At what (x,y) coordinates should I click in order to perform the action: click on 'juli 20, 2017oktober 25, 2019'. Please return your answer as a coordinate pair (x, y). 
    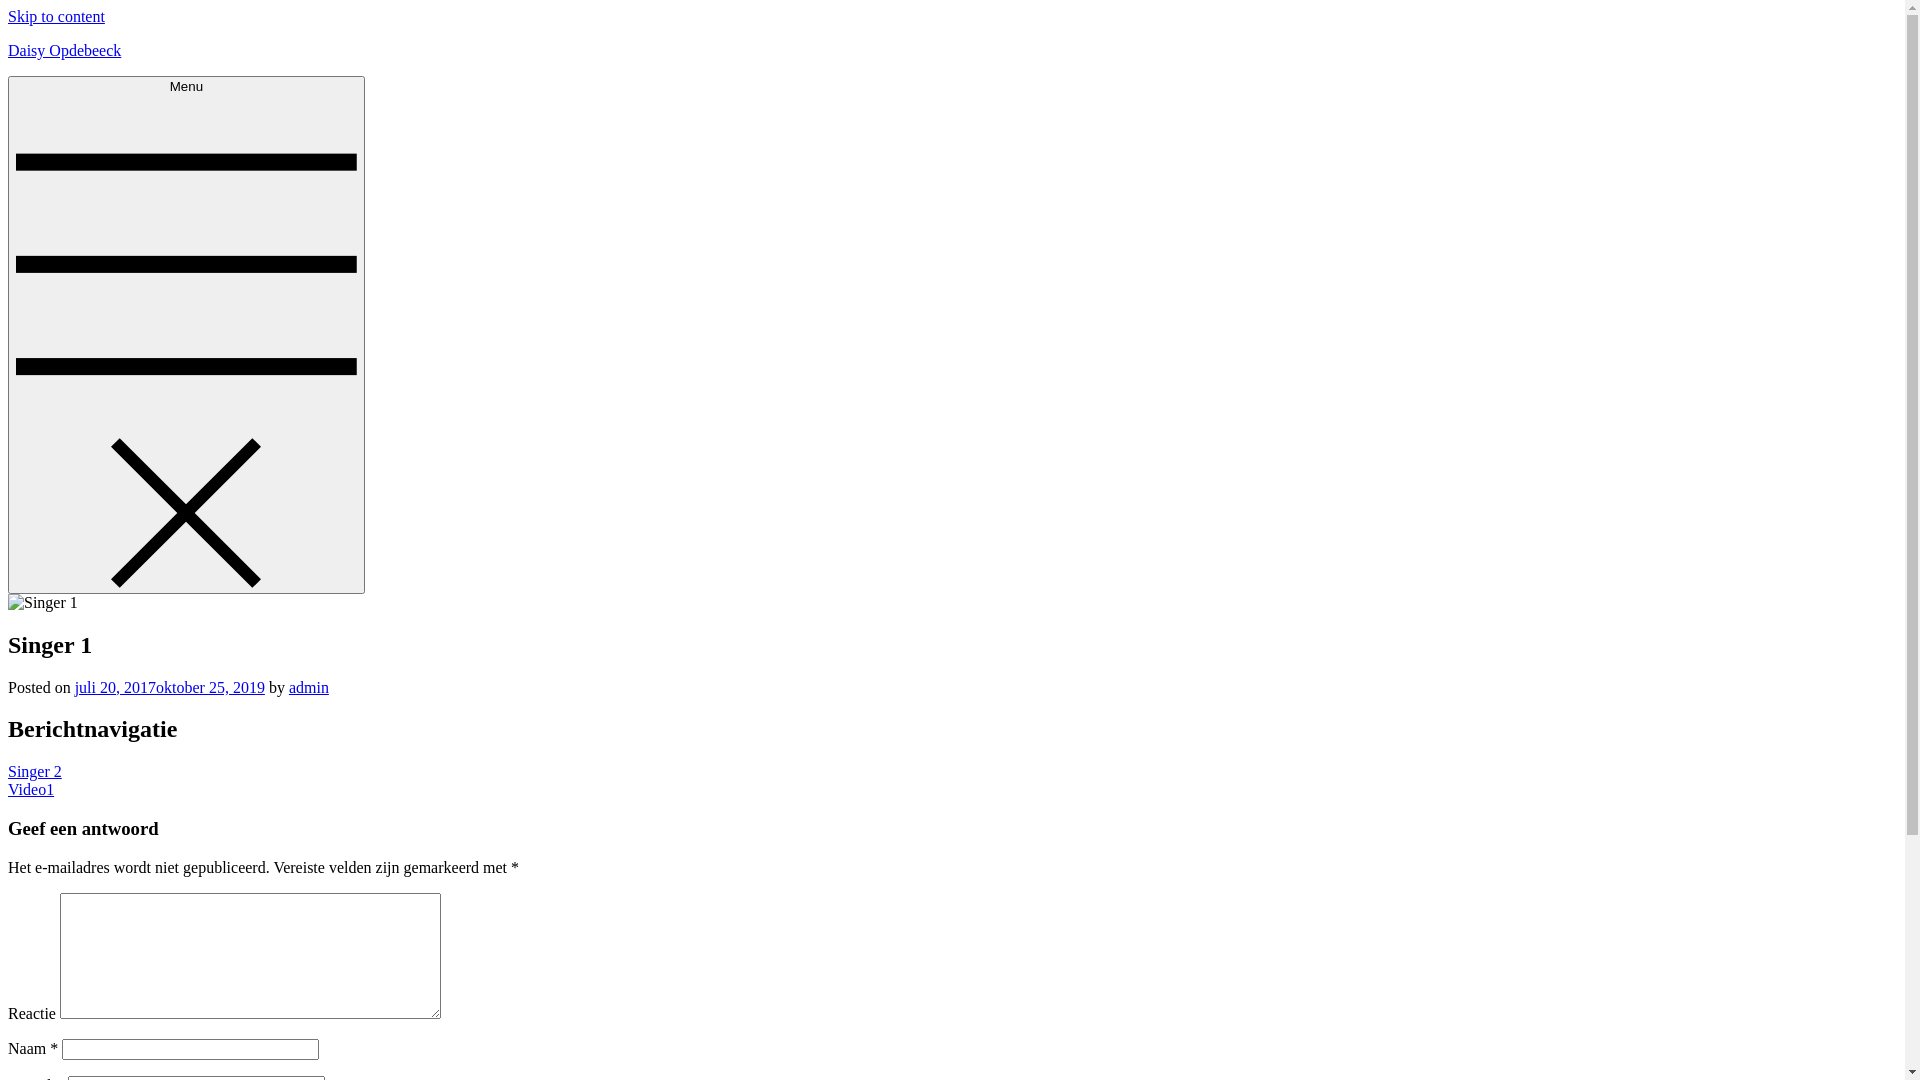
    Looking at the image, I should click on (169, 686).